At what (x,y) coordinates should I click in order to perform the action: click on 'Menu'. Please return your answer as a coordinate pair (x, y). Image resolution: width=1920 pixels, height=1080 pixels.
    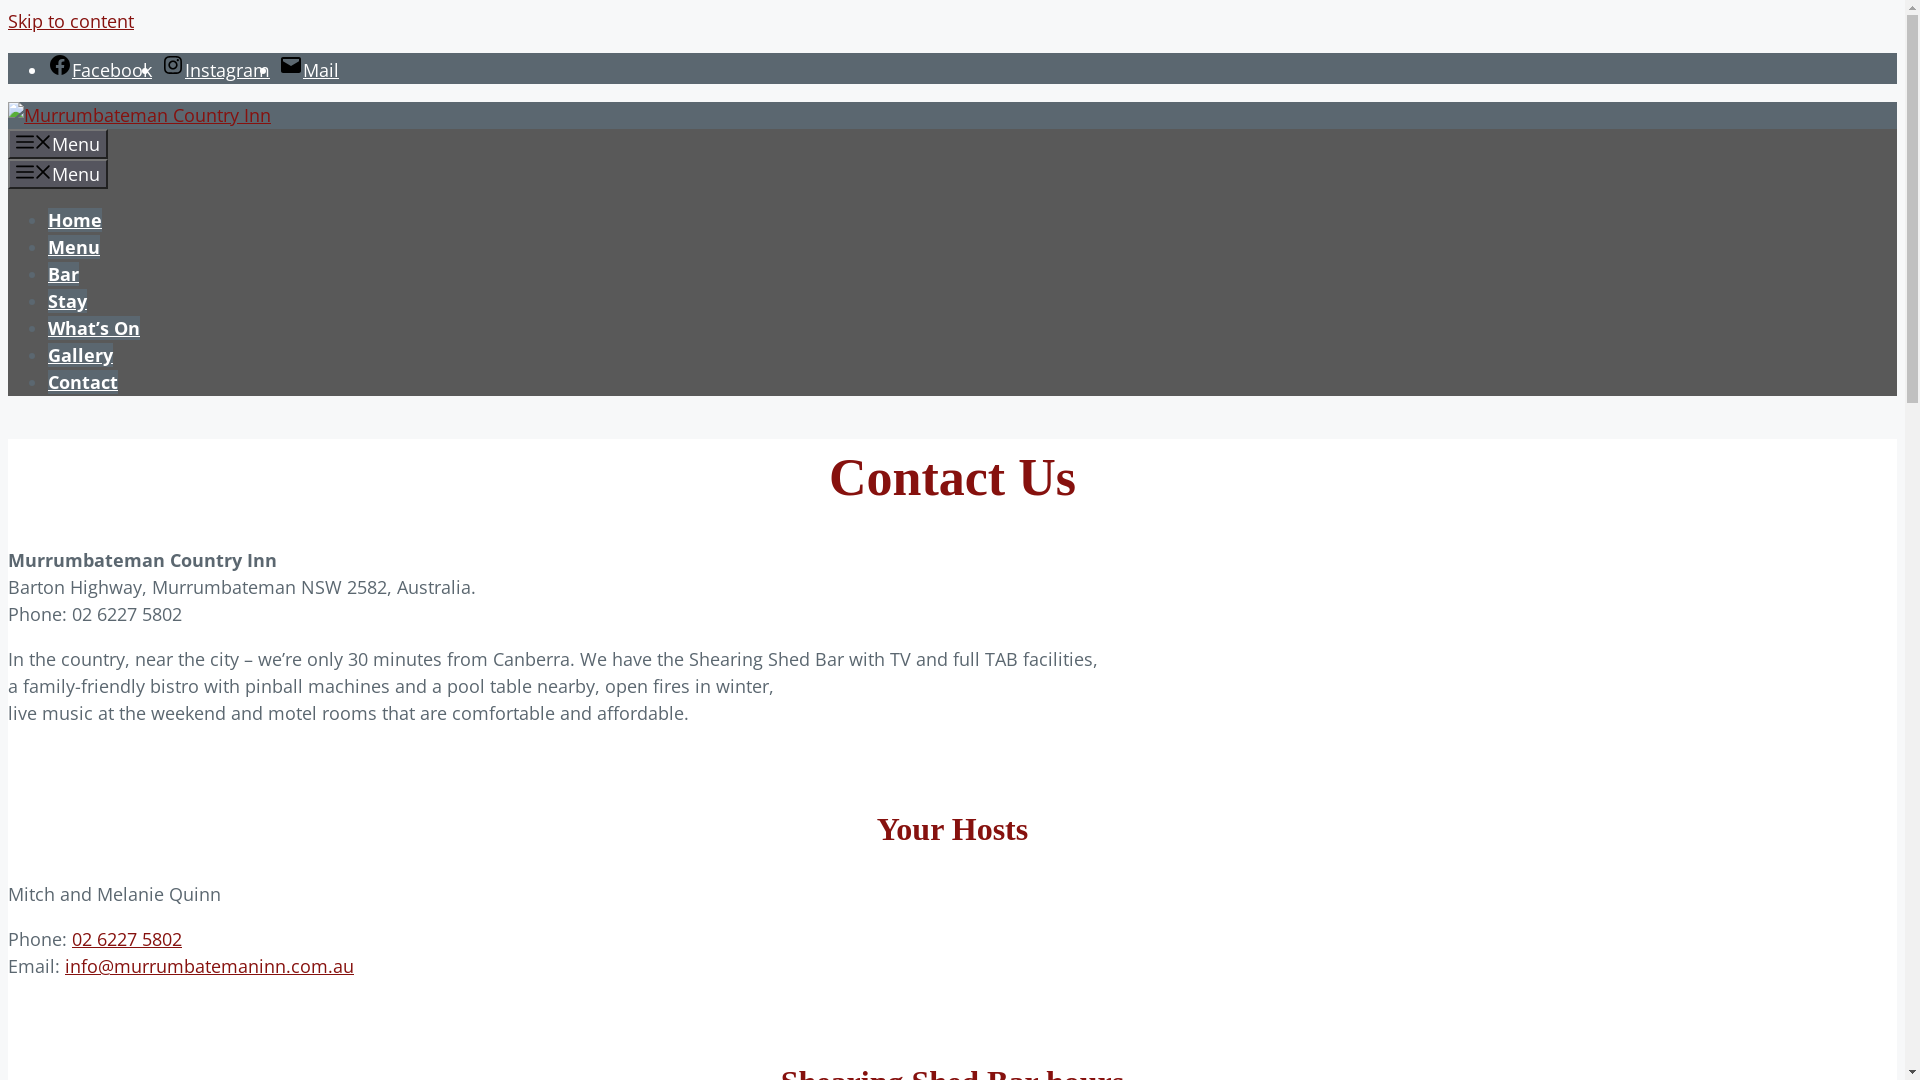
    Looking at the image, I should click on (57, 172).